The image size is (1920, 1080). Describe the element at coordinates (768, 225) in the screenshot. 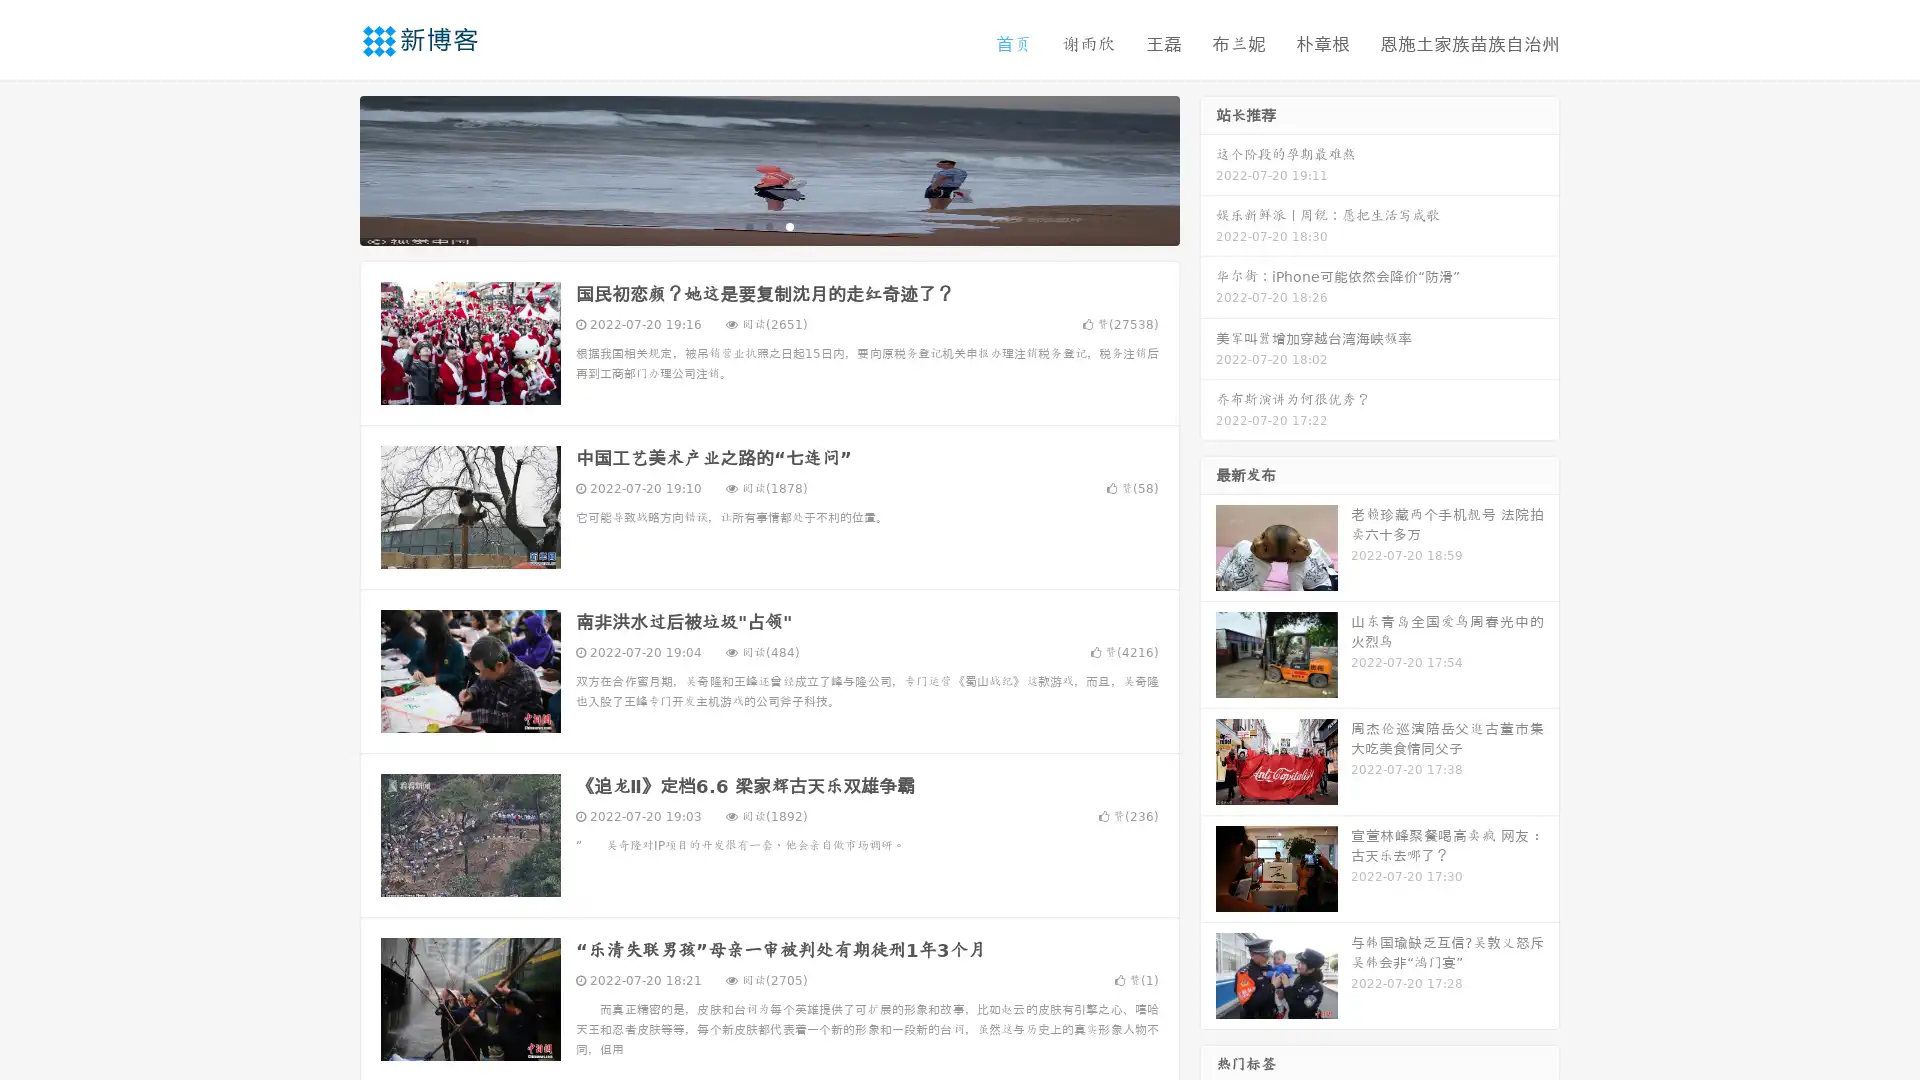

I see `Go to slide 2` at that location.